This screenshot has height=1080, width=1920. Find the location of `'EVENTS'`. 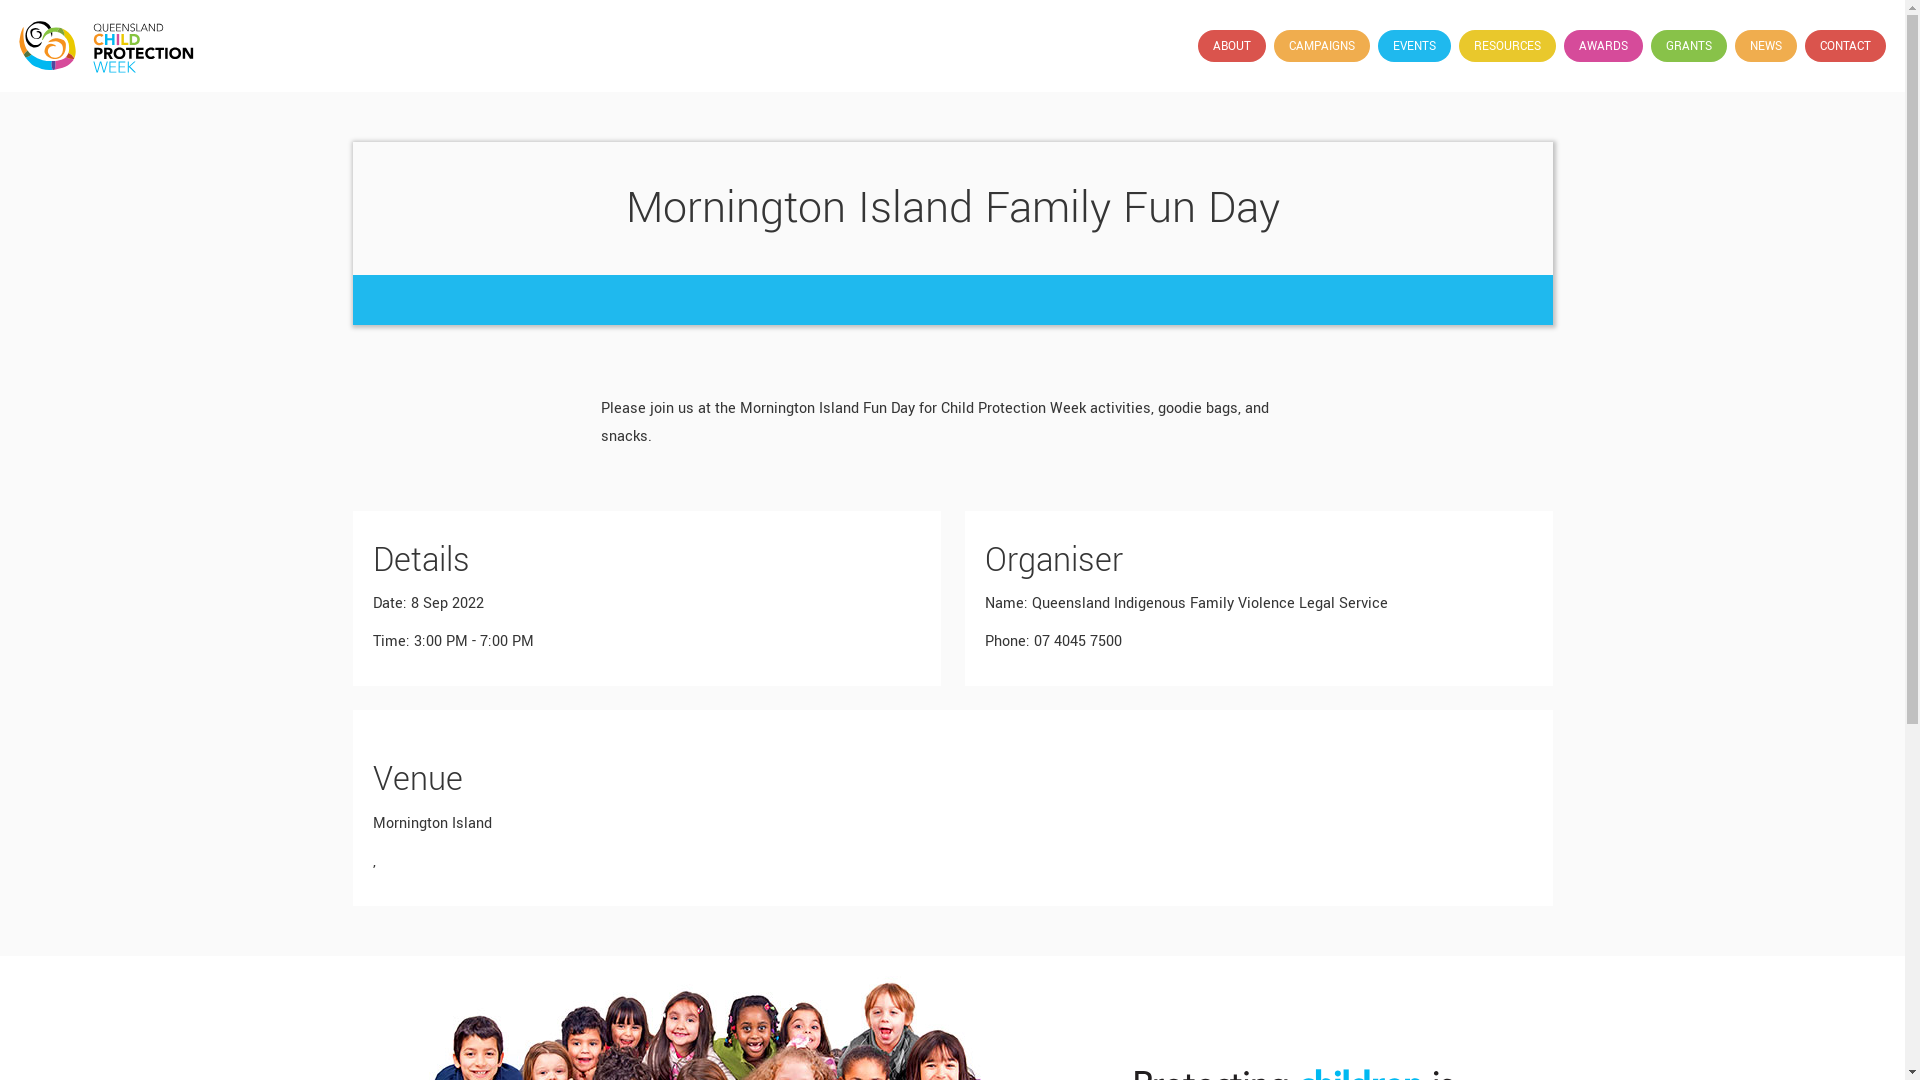

'EVENTS' is located at coordinates (1413, 45).